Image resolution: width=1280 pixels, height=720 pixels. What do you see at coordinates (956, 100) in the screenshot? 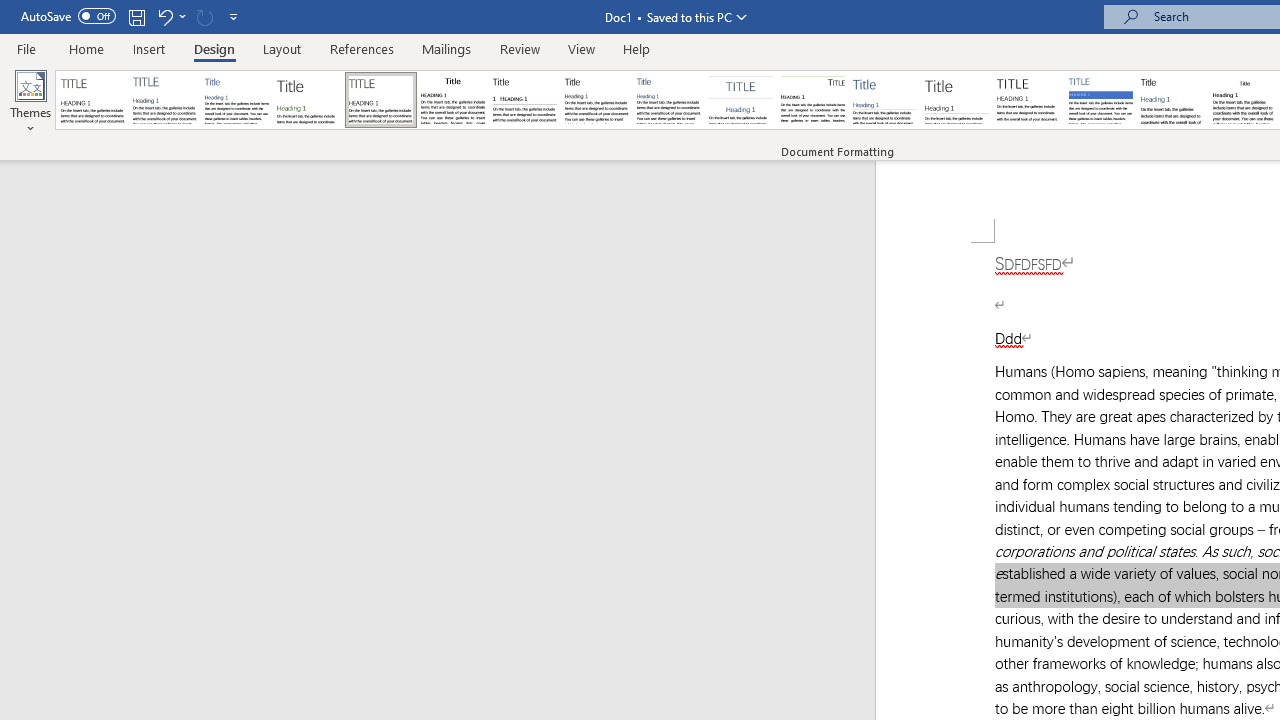
I see `'Lines (Stylish)'` at bounding box center [956, 100].